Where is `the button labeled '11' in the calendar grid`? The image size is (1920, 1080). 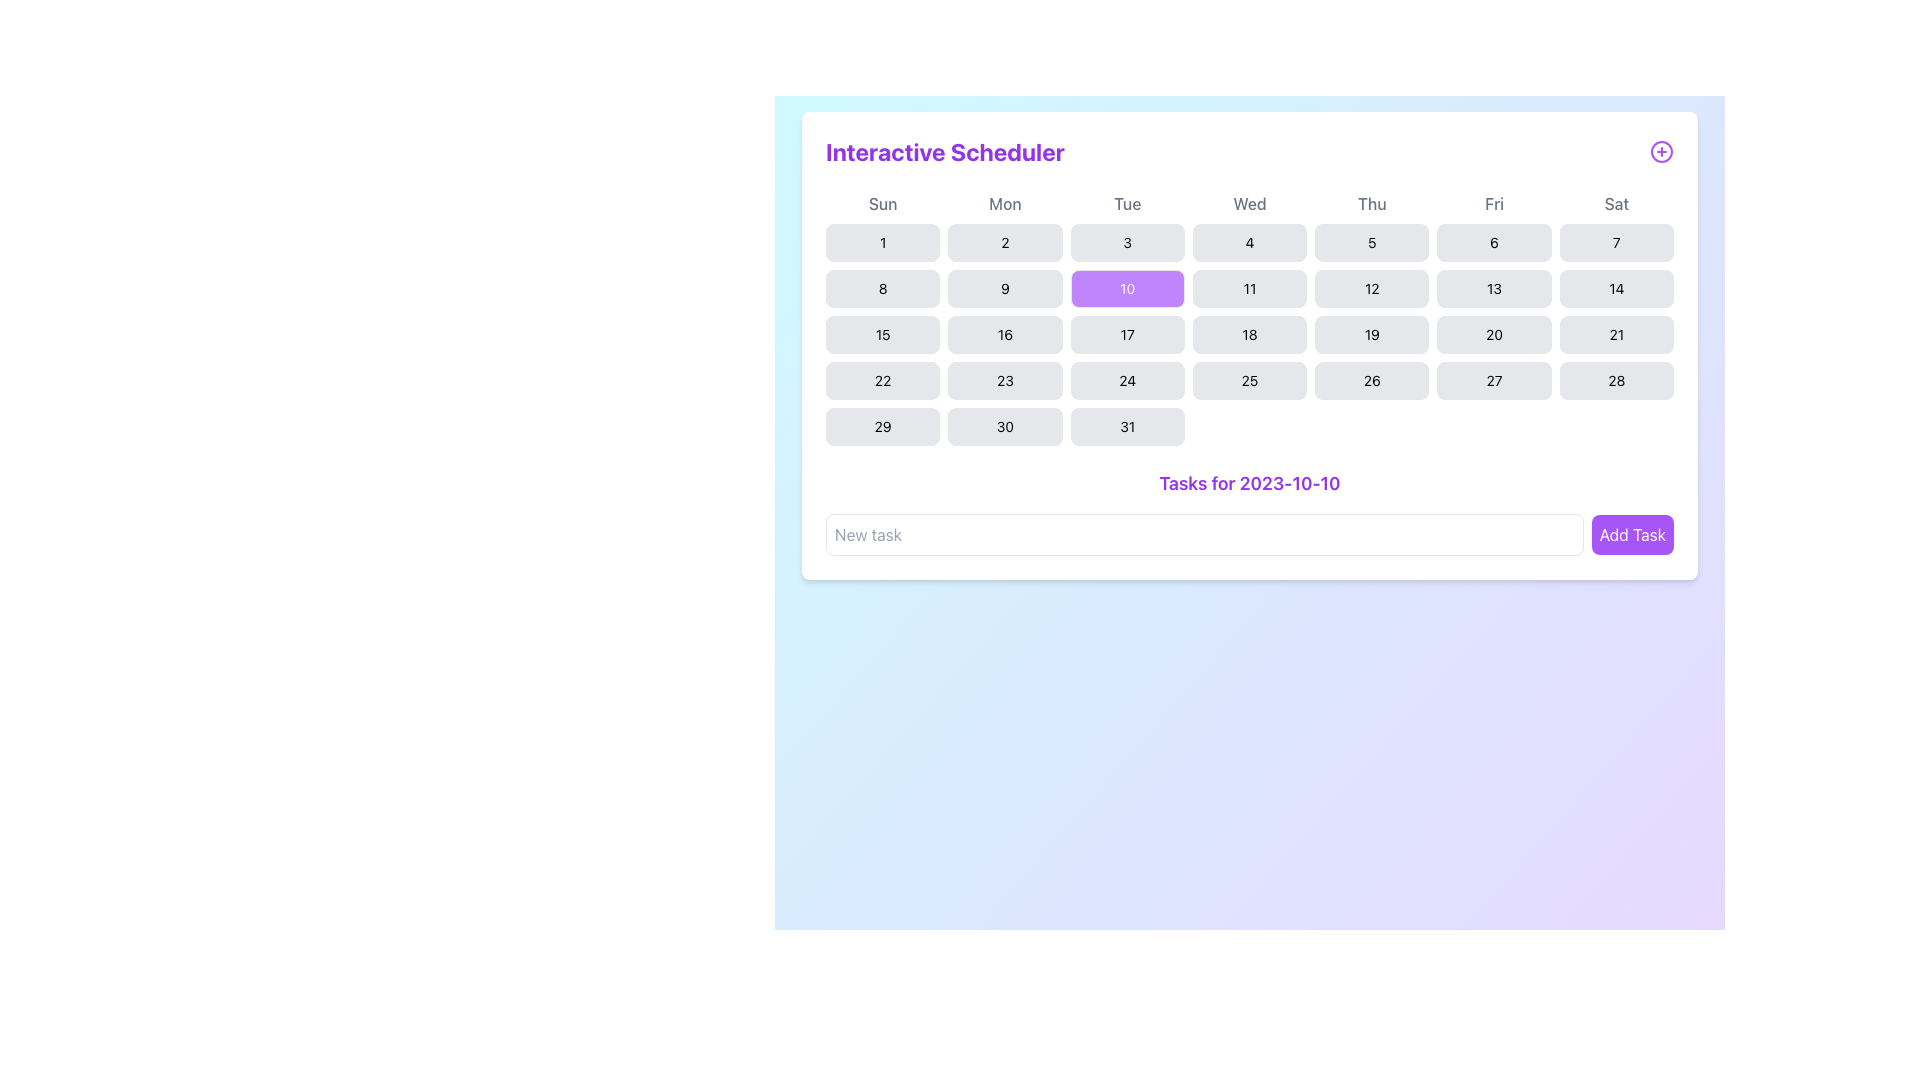
the button labeled '11' in the calendar grid is located at coordinates (1247, 289).